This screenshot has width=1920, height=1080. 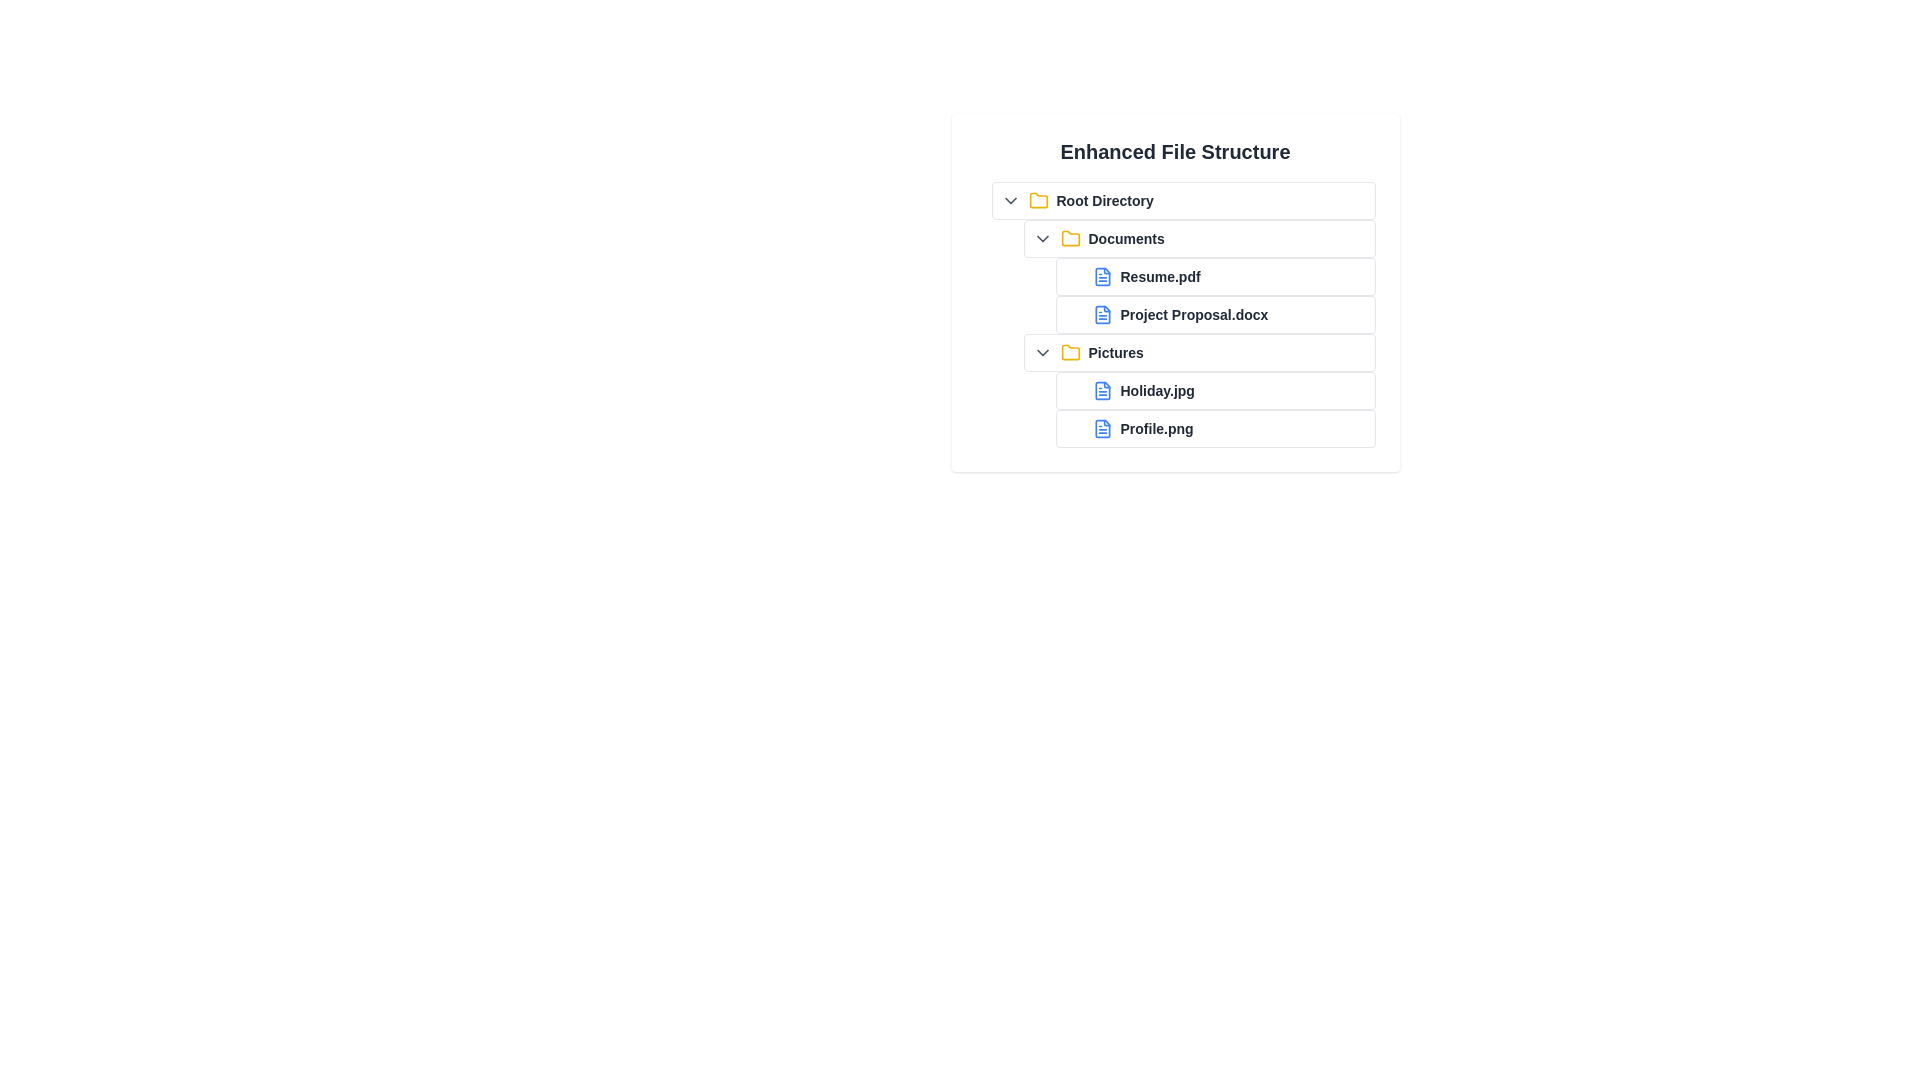 What do you see at coordinates (1101, 427) in the screenshot?
I see `the blue outlined document SVG icon` at bounding box center [1101, 427].